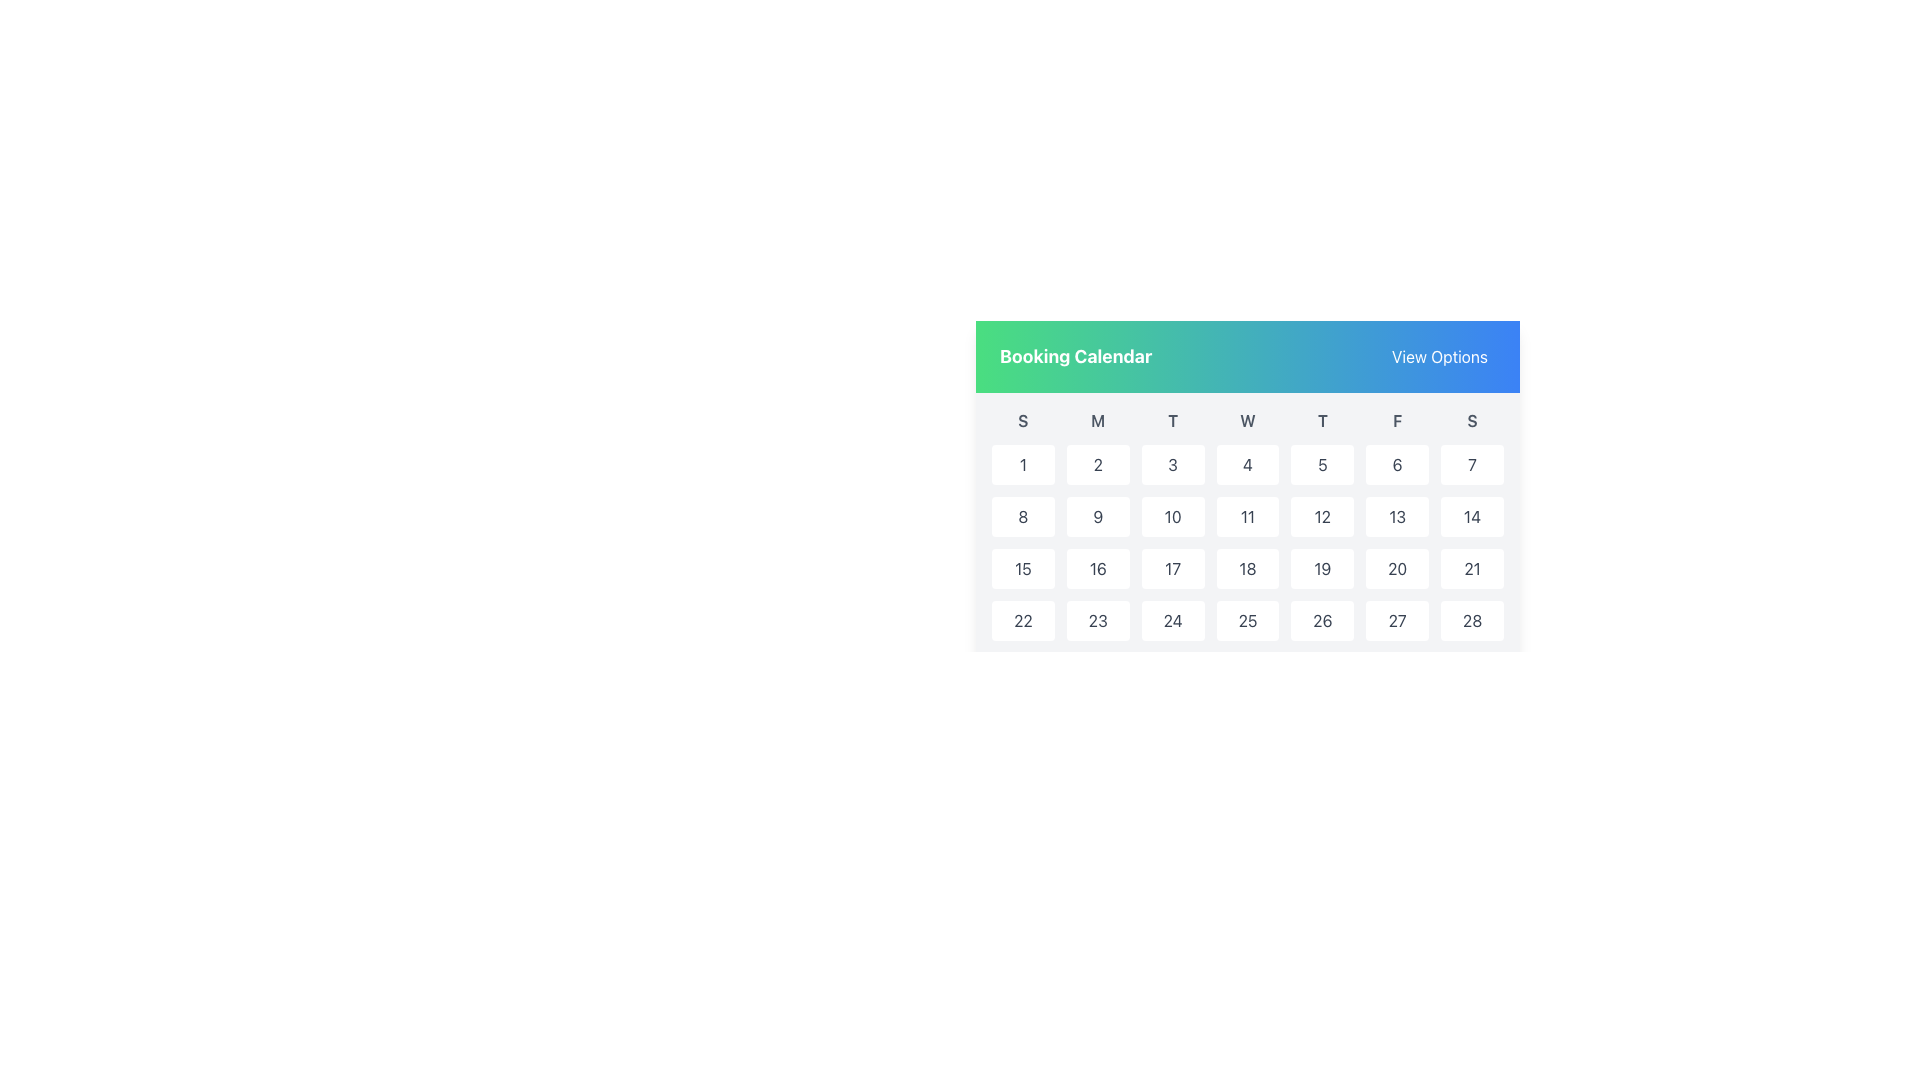 This screenshot has height=1080, width=1920. Describe the element at coordinates (1396, 569) in the screenshot. I see `the numeral '20' within the button-like element in the calendar grid layout` at that location.